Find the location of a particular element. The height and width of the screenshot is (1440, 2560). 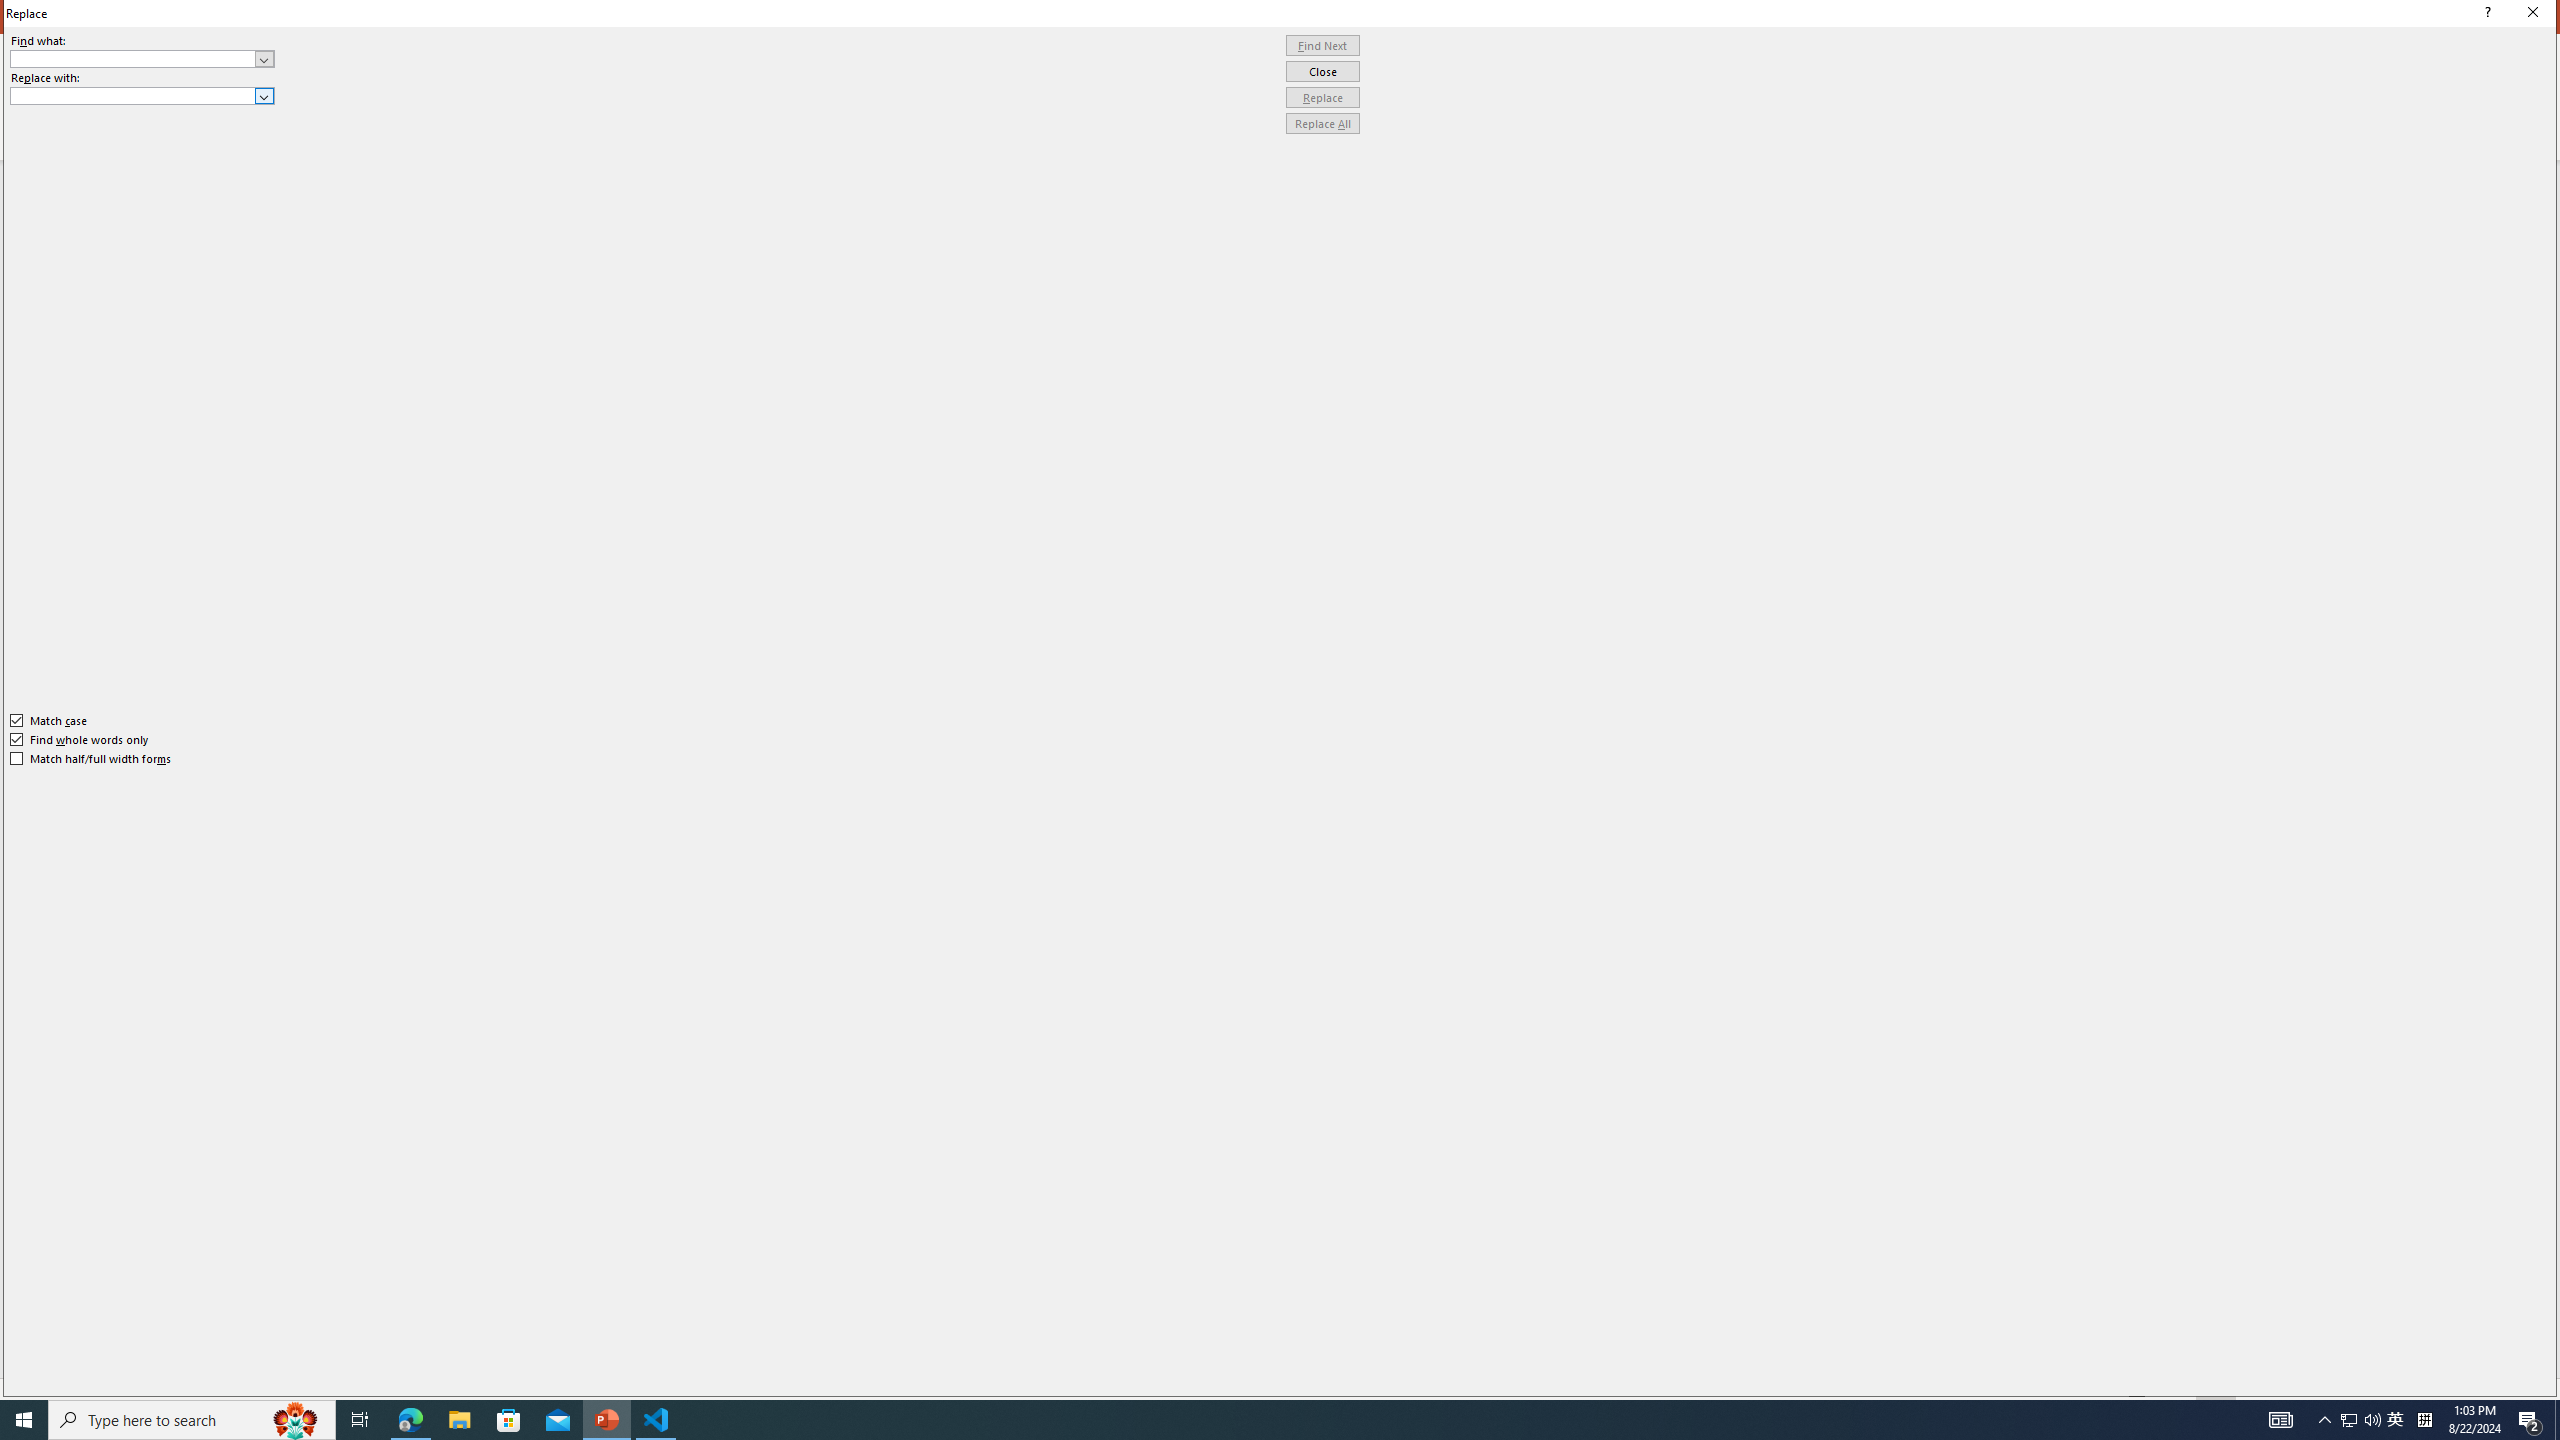

'Replace with' is located at coordinates (142, 95).